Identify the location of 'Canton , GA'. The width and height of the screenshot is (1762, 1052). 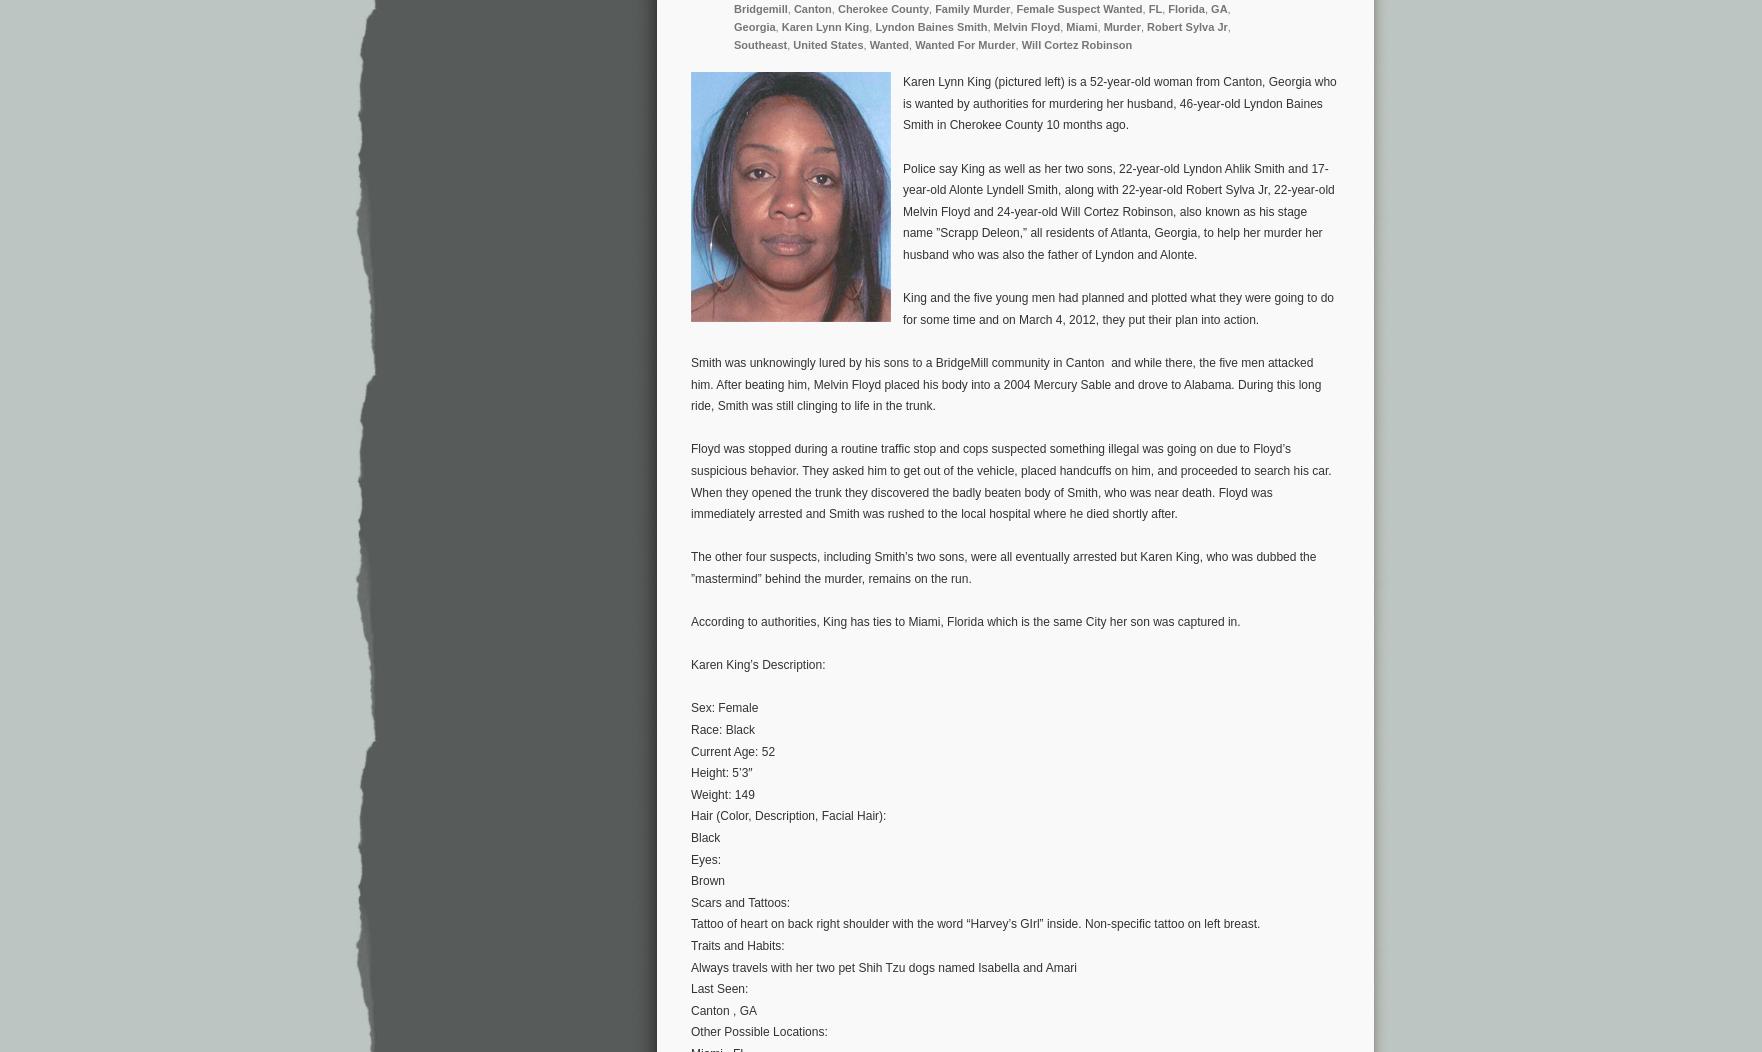
(723, 1009).